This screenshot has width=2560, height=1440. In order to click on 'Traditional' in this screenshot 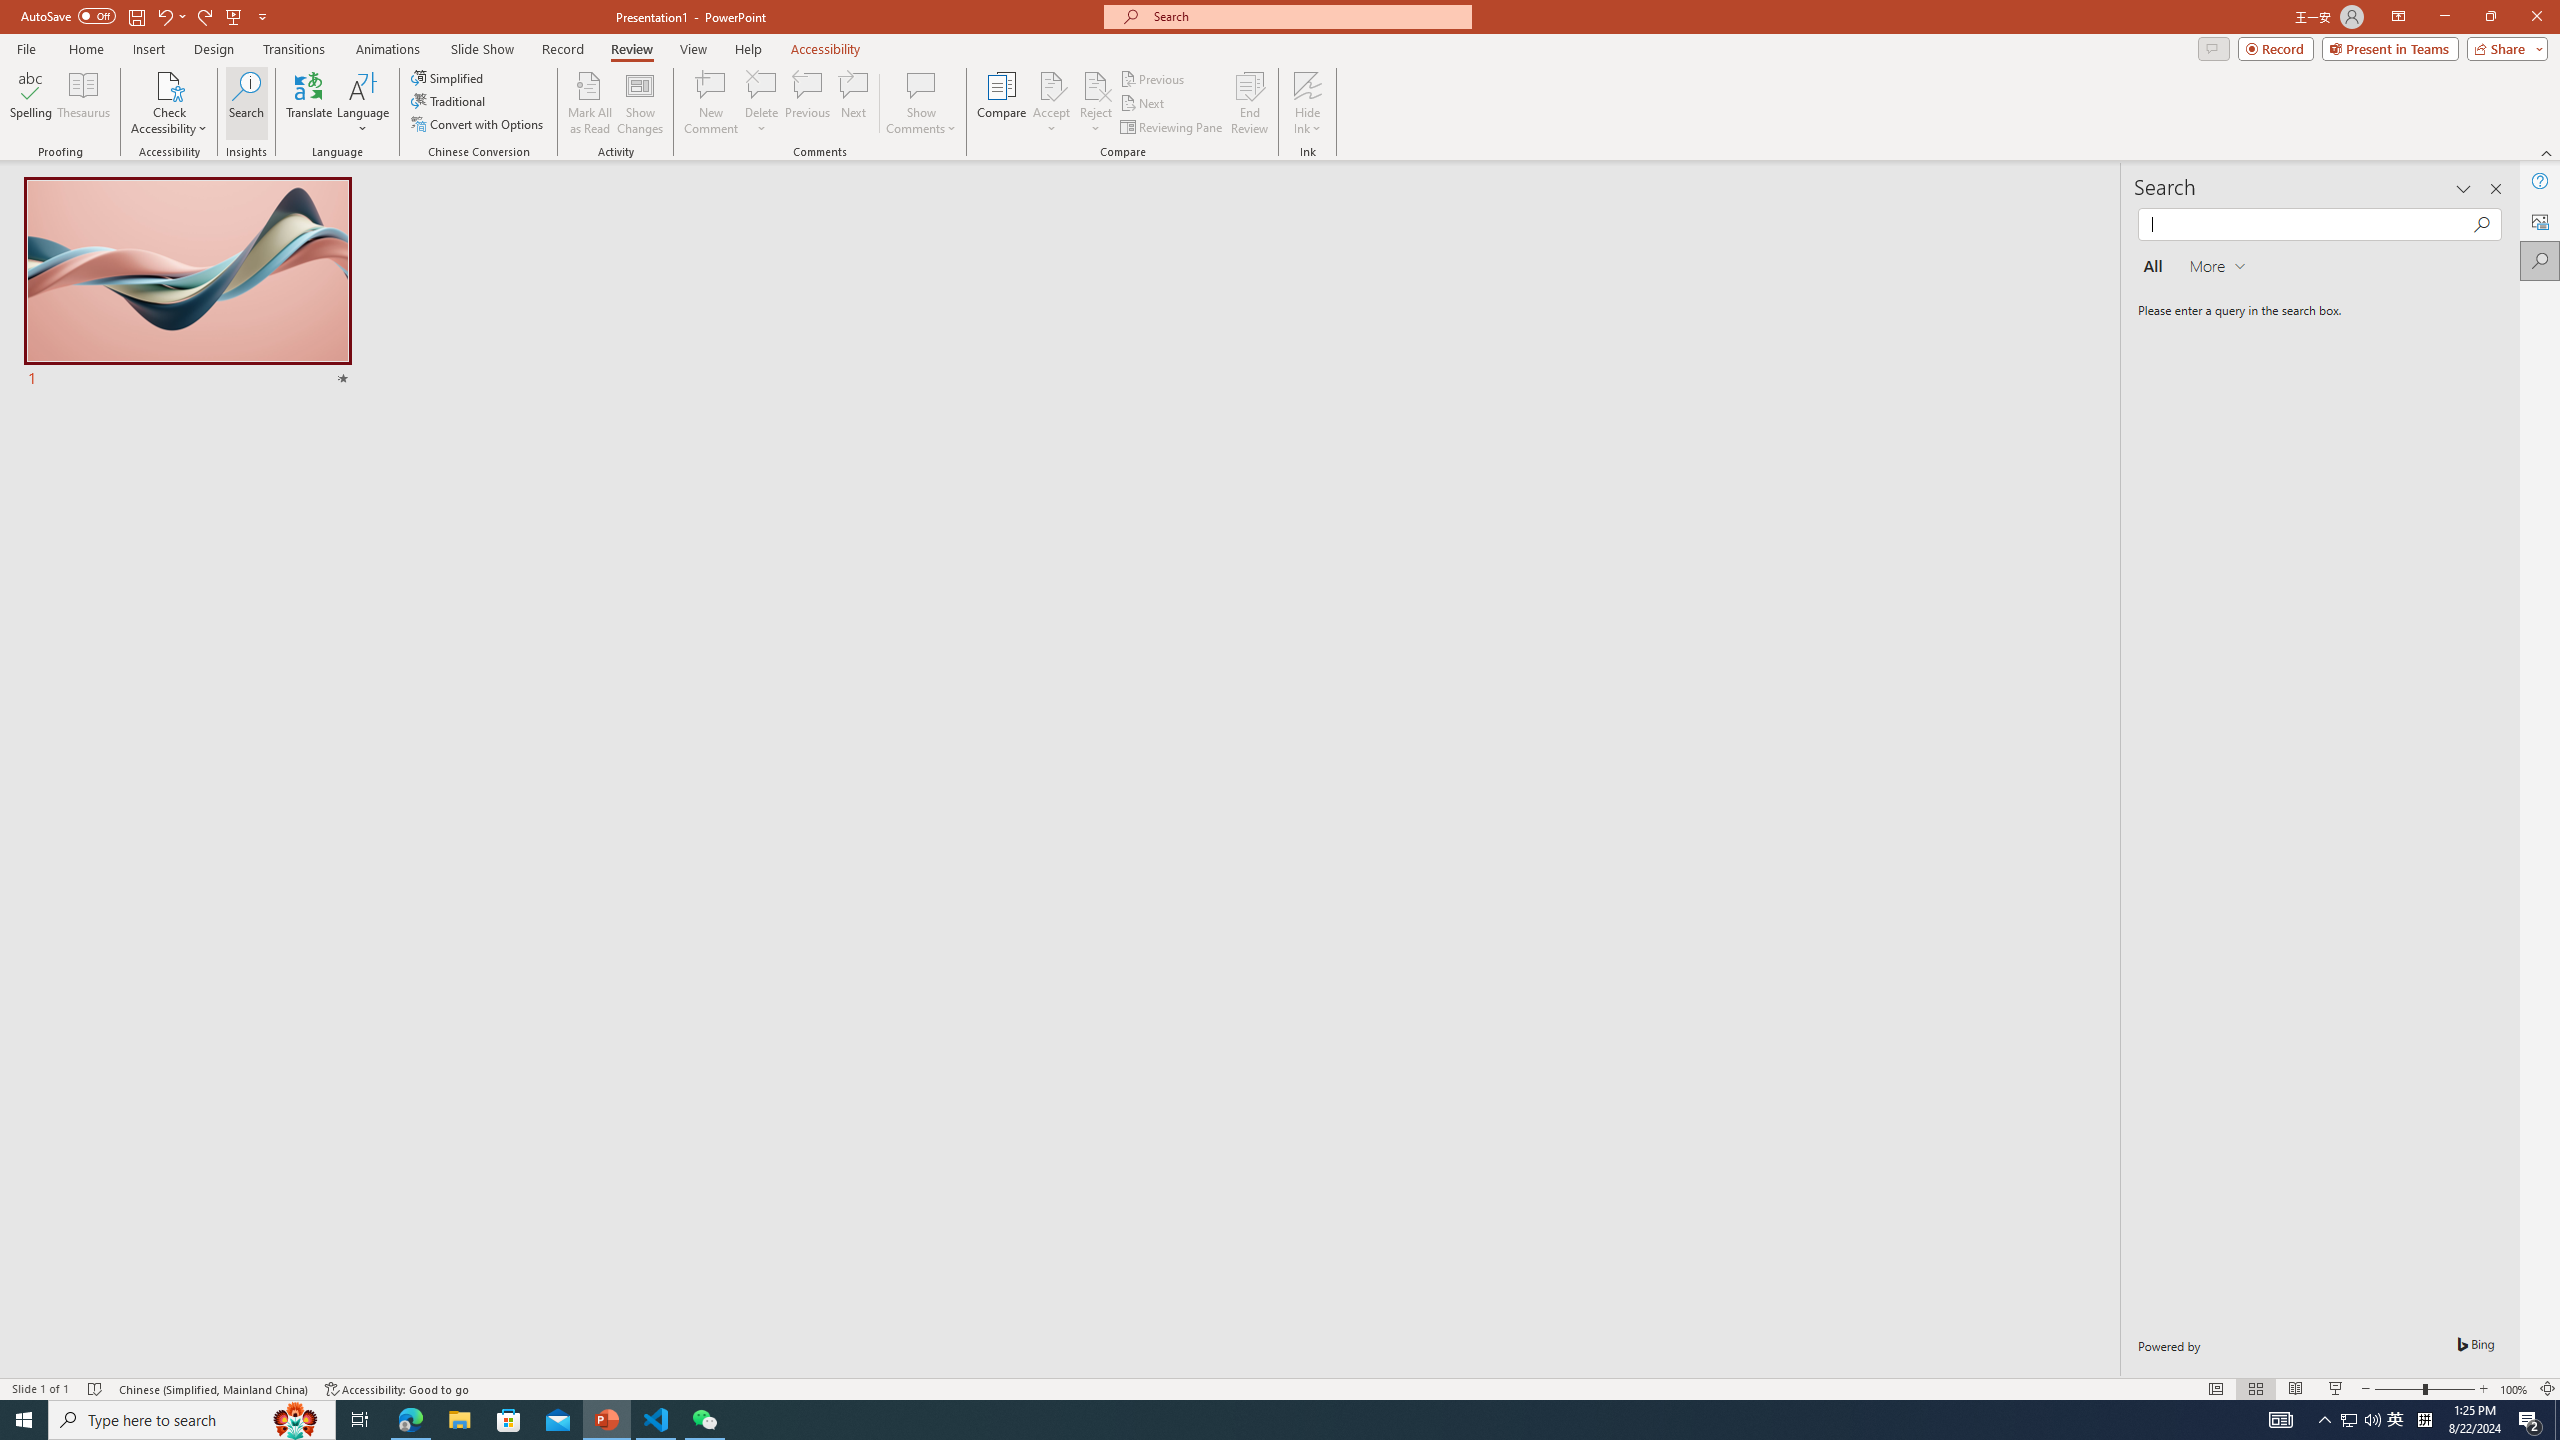, I will do `click(448, 99)`.